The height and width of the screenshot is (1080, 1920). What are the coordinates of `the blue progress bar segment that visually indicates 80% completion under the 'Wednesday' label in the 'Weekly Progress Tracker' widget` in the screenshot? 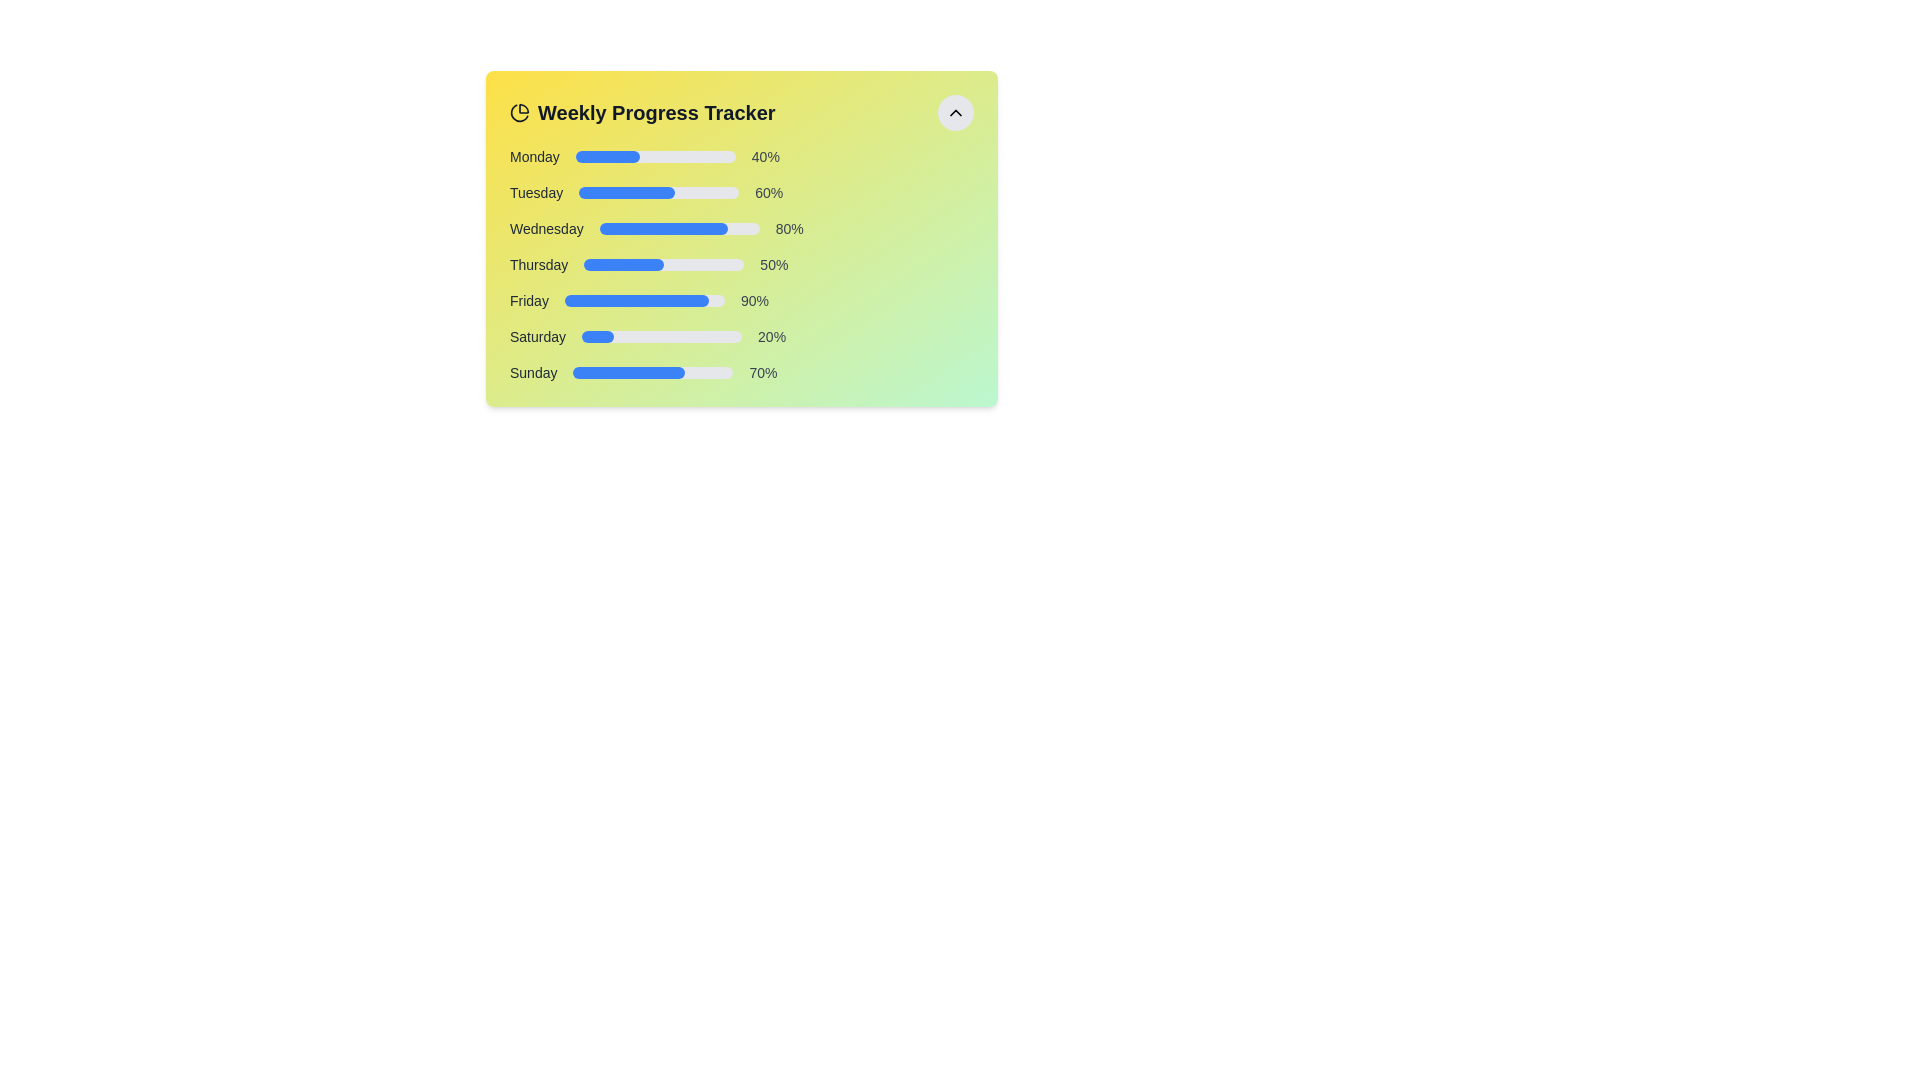 It's located at (663, 227).